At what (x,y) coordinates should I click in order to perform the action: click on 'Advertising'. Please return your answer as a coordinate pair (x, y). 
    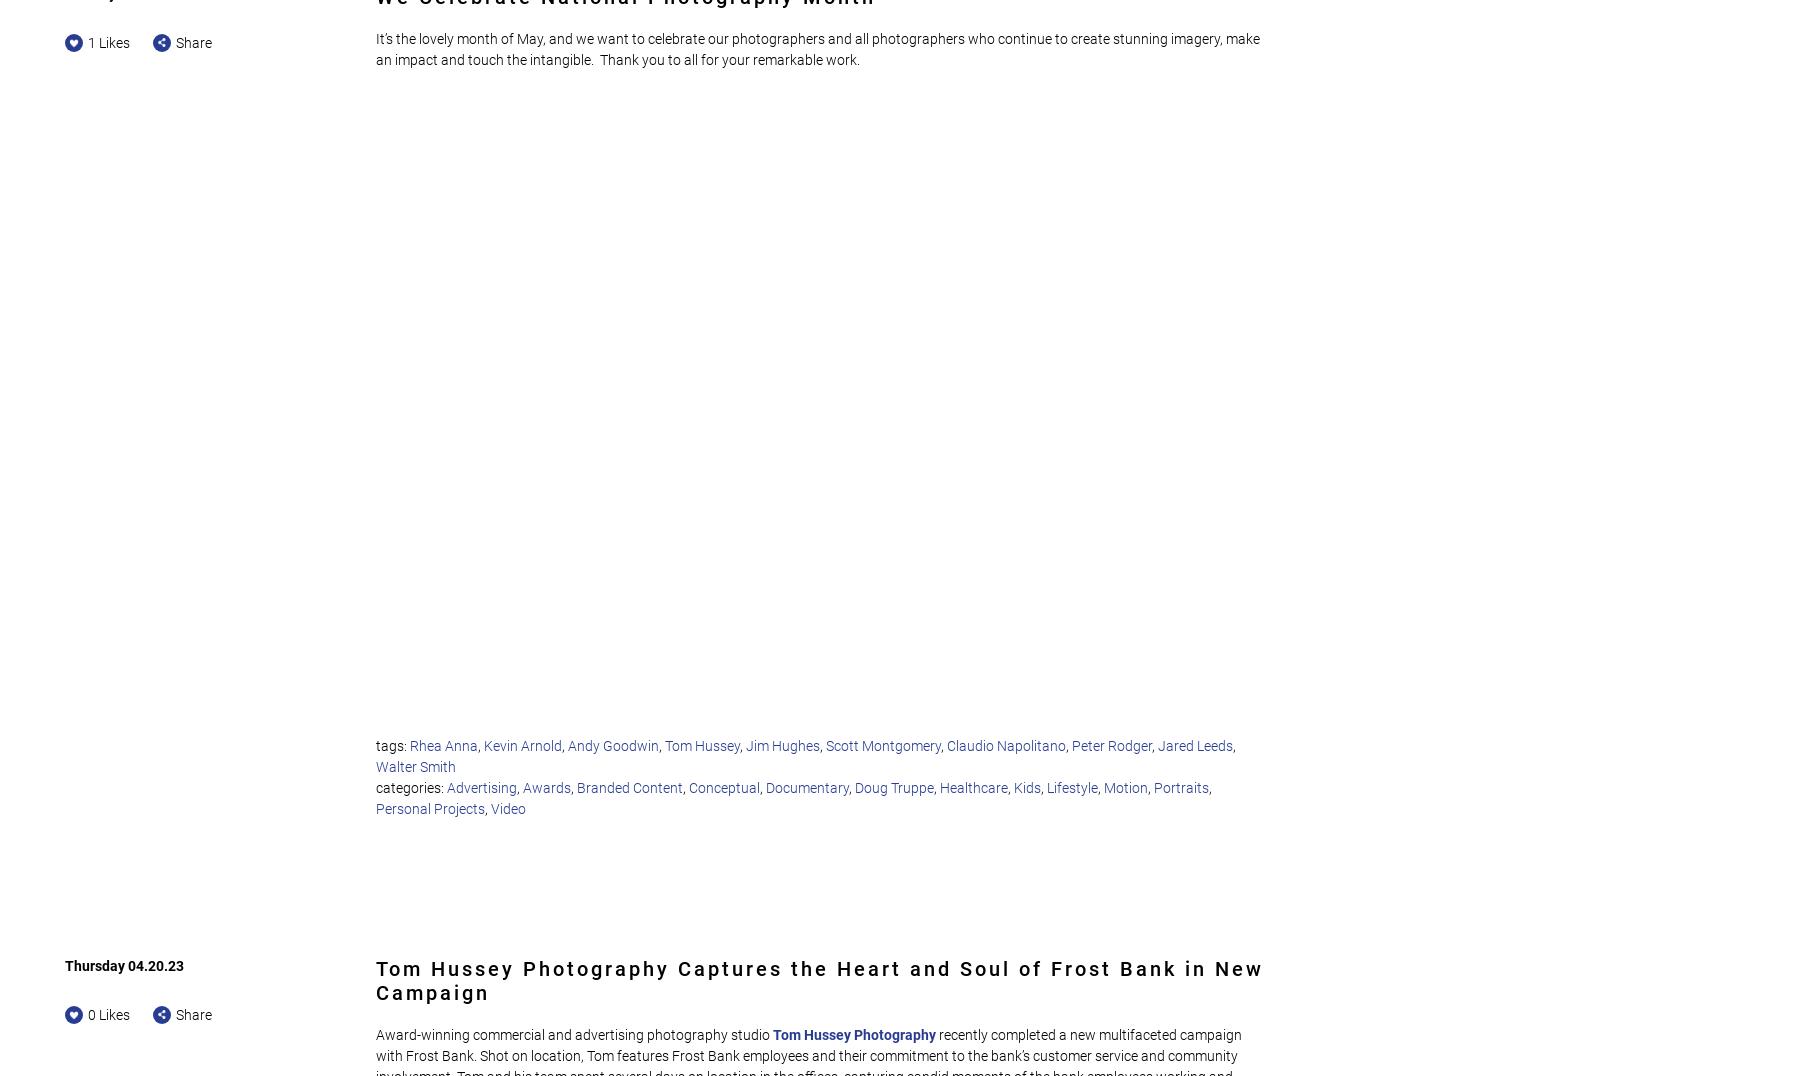
    Looking at the image, I should click on (480, 786).